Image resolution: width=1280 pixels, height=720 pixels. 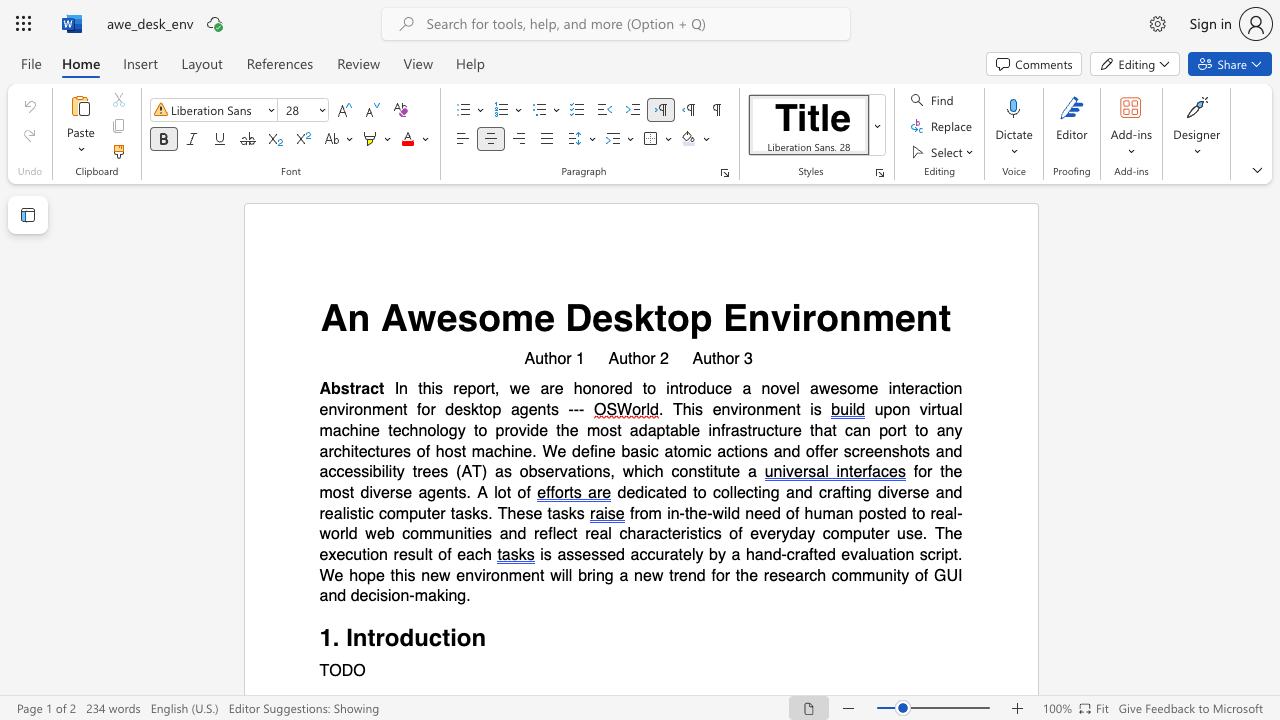 What do you see at coordinates (546, 409) in the screenshot?
I see `the subset text "ts -" within the text "In this report, we are honored to introduce a novel awesome interaction environment for desktop agents ---"` at bounding box center [546, 409].